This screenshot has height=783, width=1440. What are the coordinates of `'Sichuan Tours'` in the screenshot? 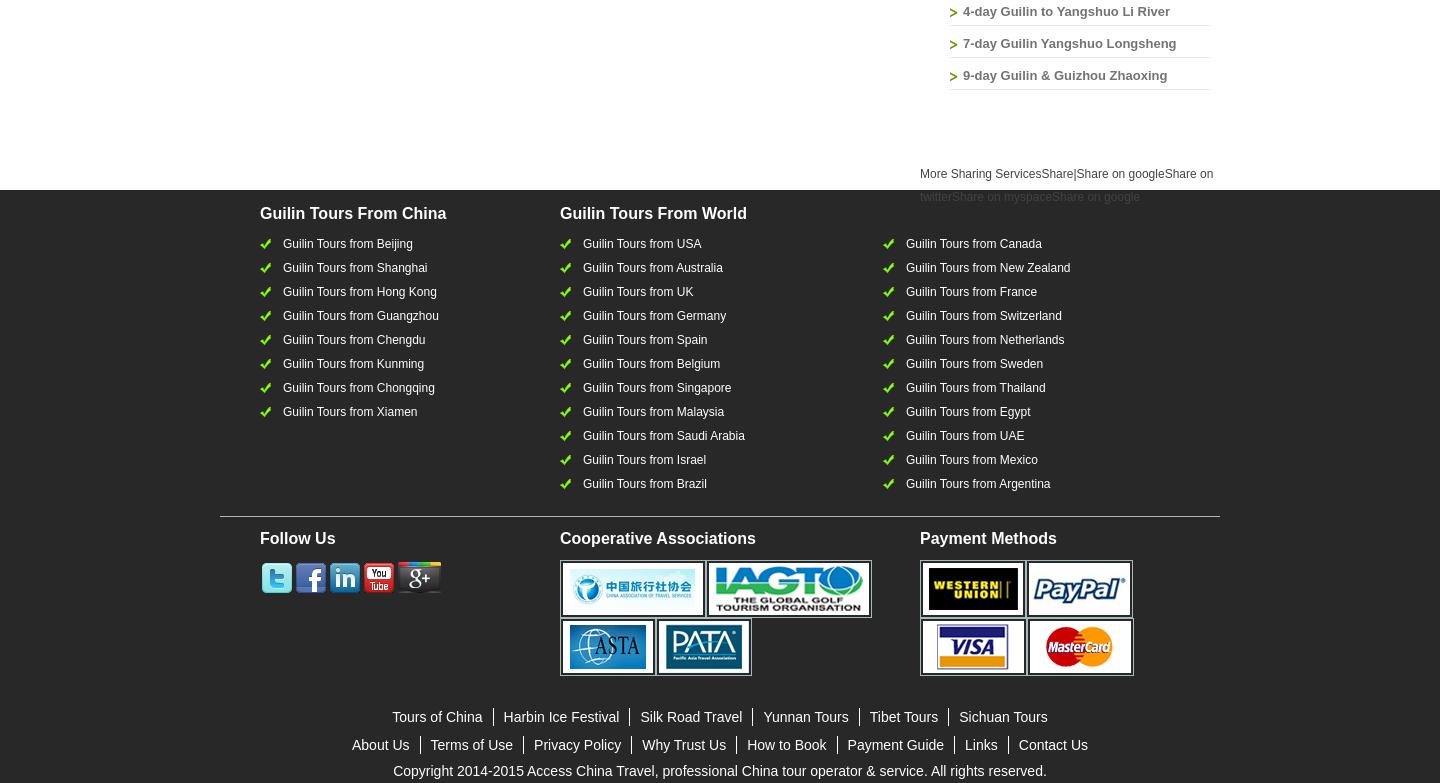 It's located at (1001, 715).